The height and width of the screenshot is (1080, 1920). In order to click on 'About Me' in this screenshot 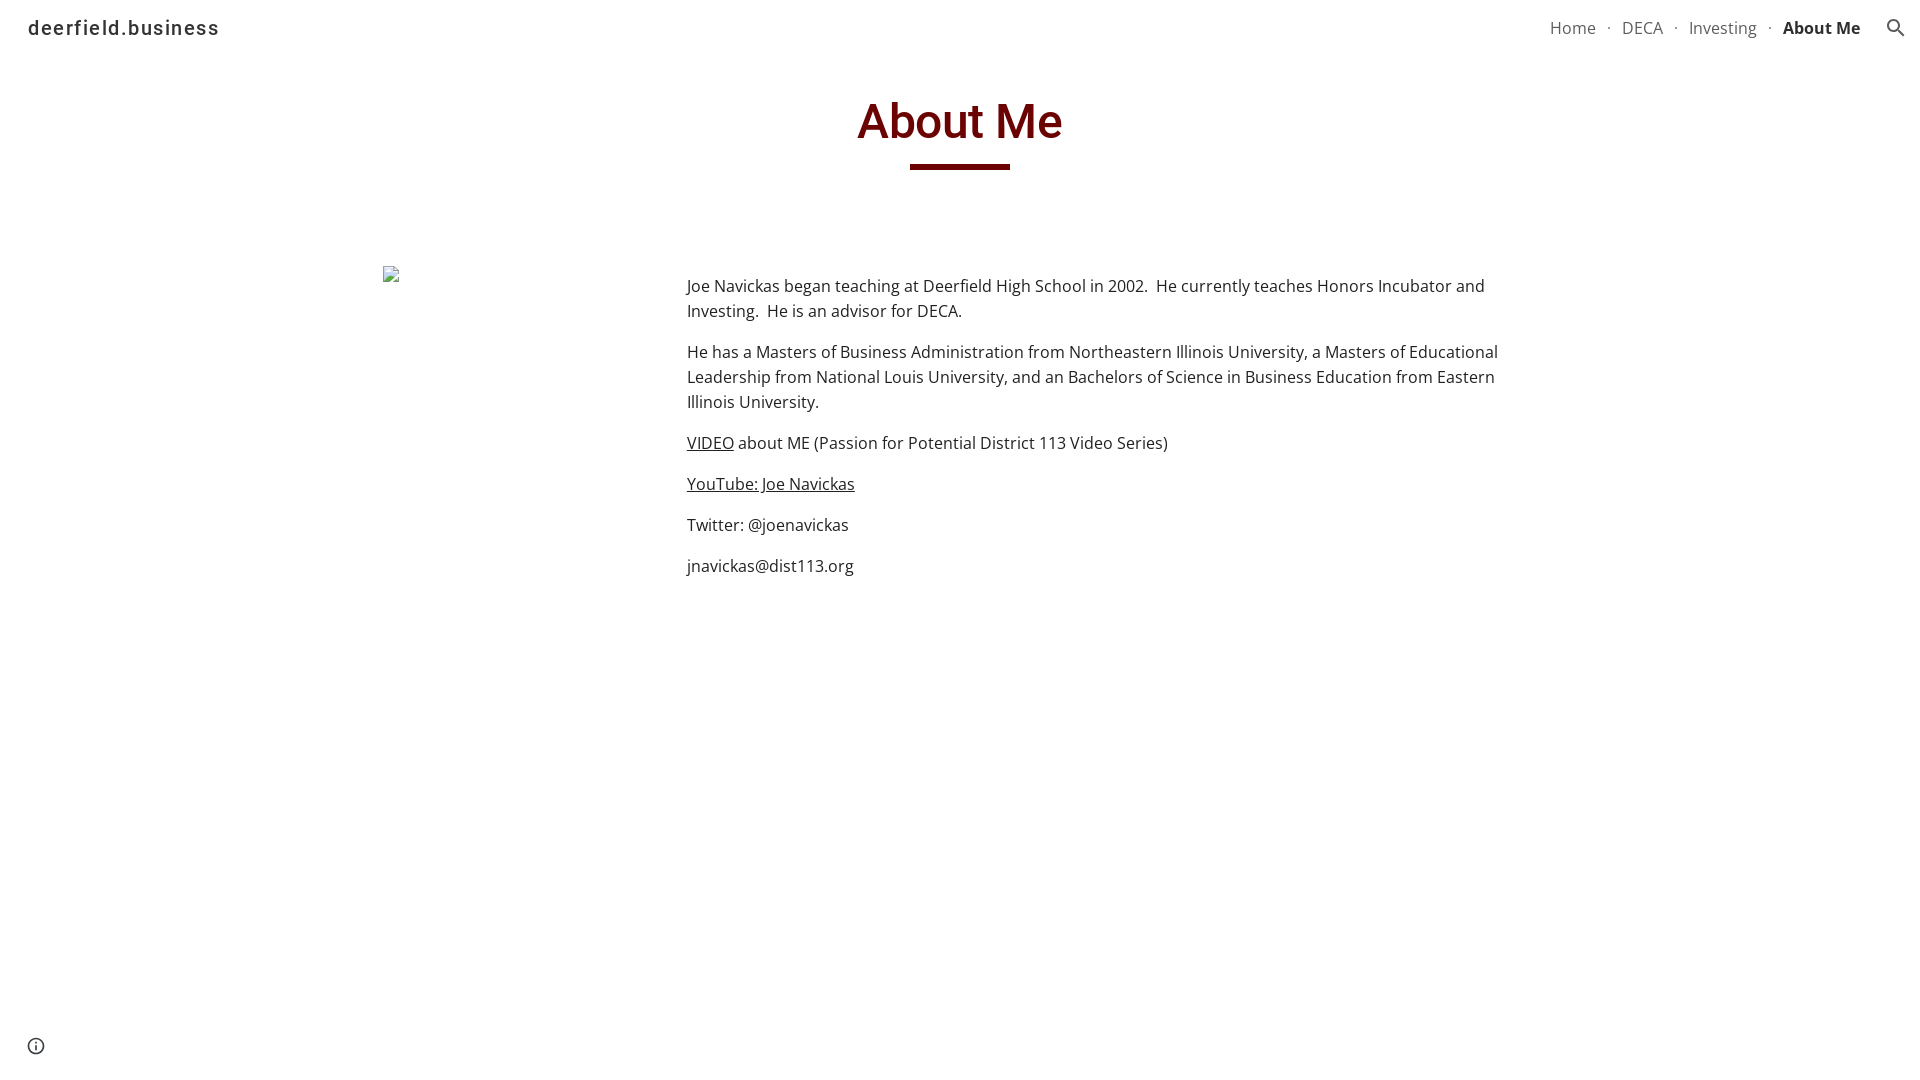, I will do `click(1821, 27)`.